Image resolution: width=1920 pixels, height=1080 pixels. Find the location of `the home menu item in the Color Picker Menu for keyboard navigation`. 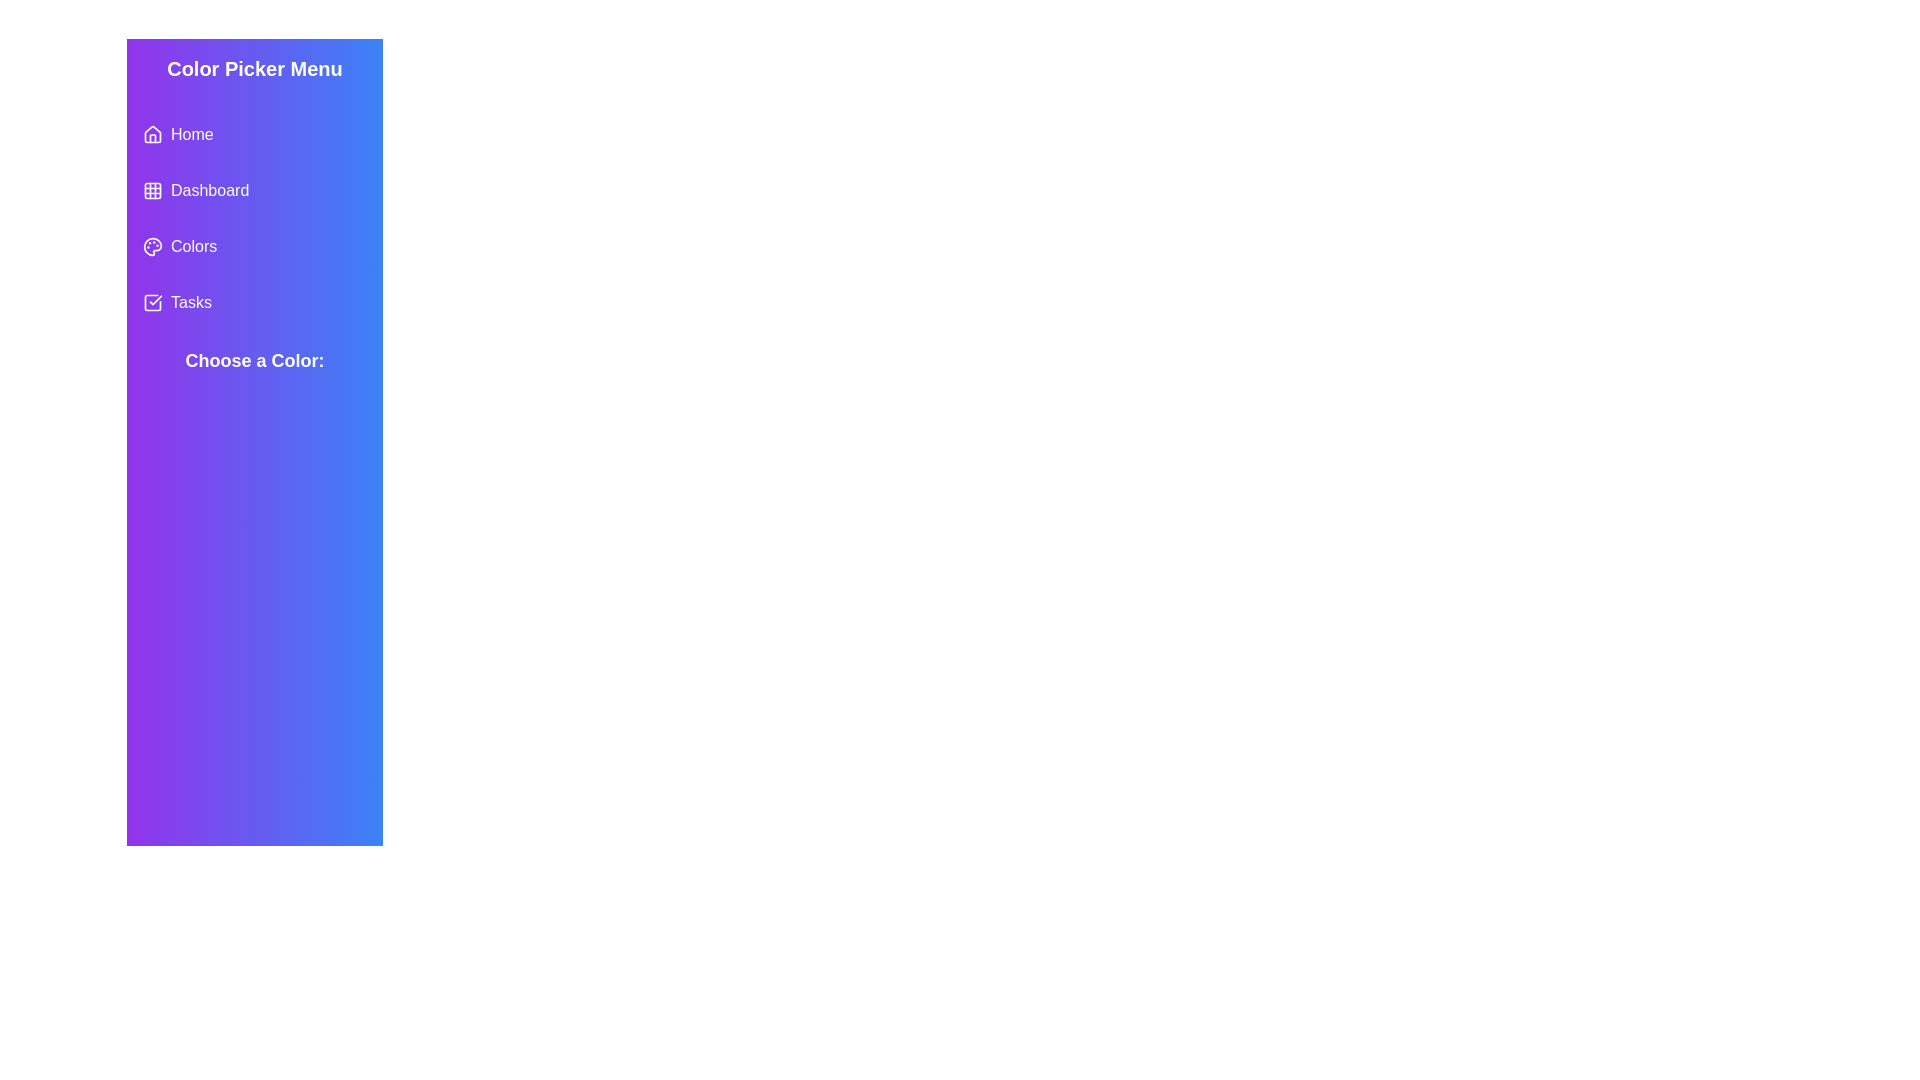

the home menu item in the Color Picker Menu for keyboard navigation is located at coordinates (253, 135).